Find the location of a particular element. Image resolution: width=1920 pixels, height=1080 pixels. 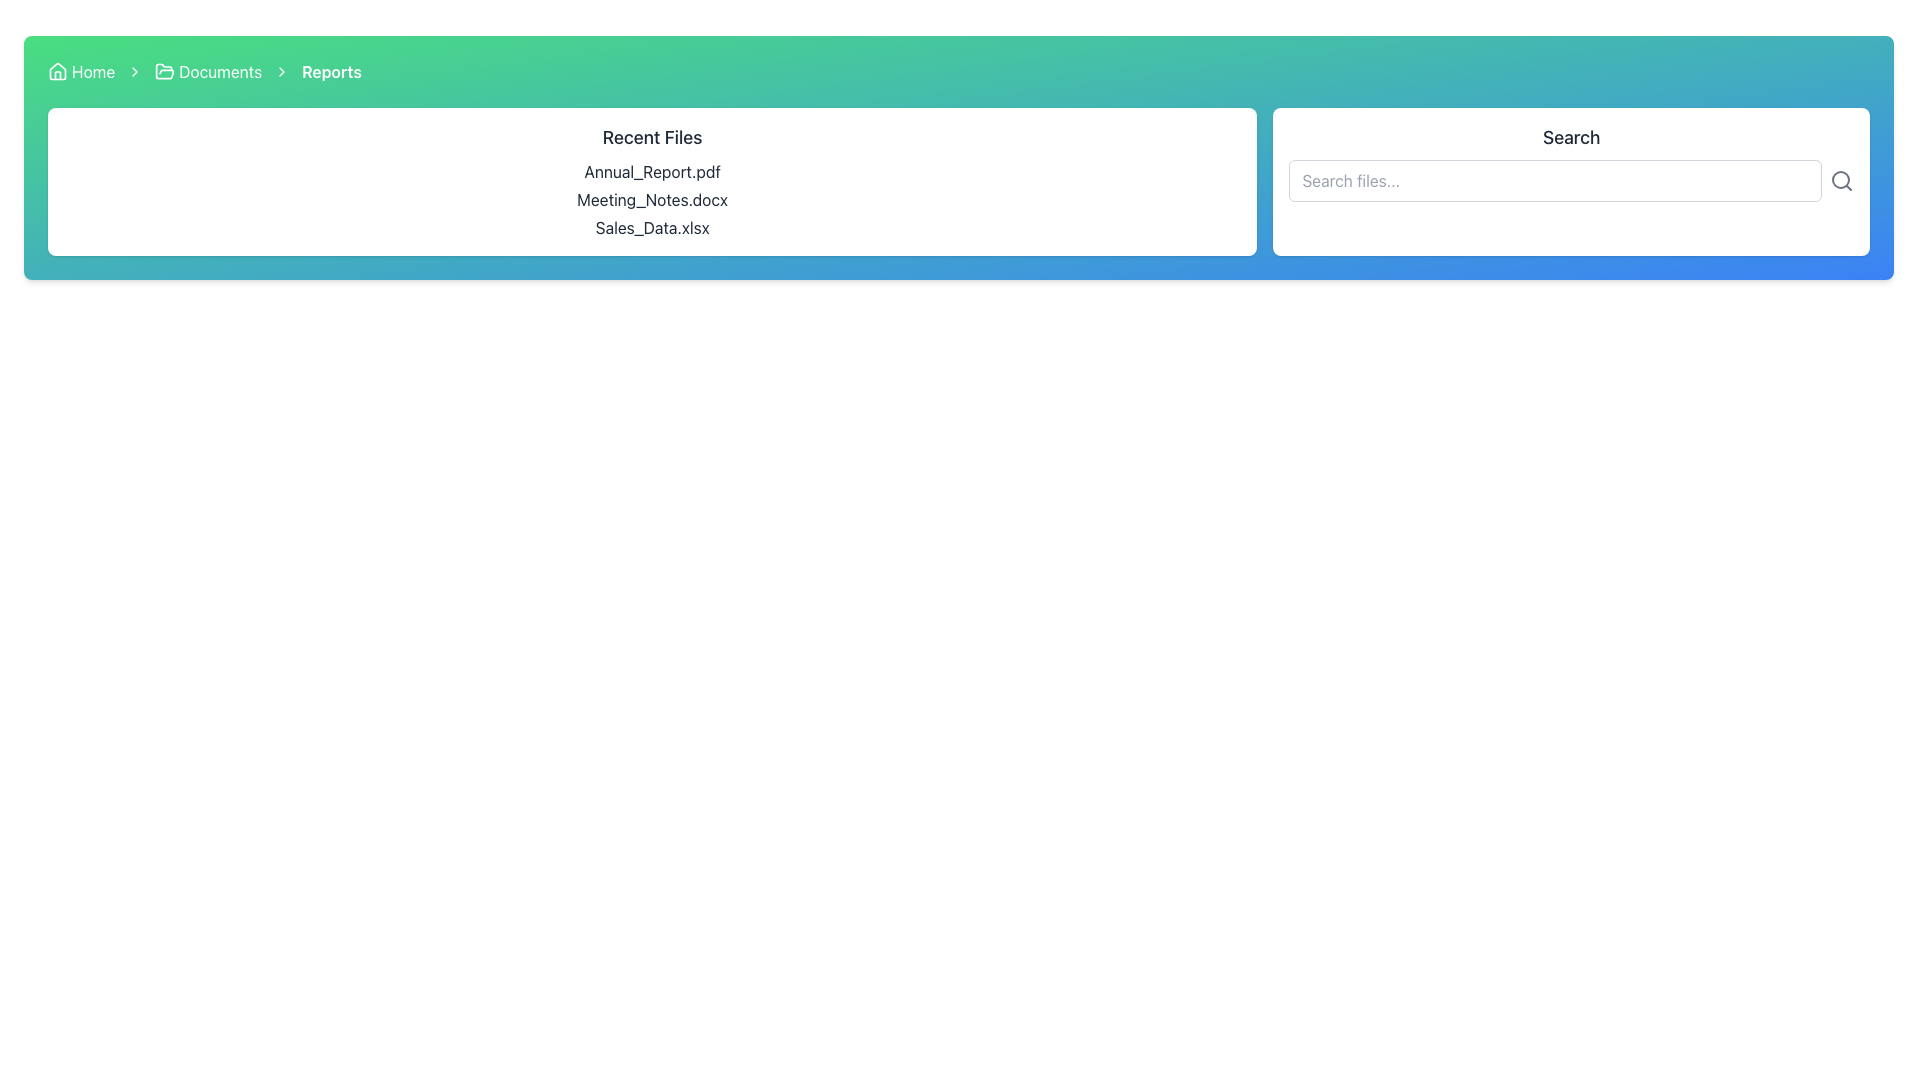

the second chevron icon in the breadcrumb navigation that separates 'Documents' and 'Reports' is located at coordinates (134, 71).